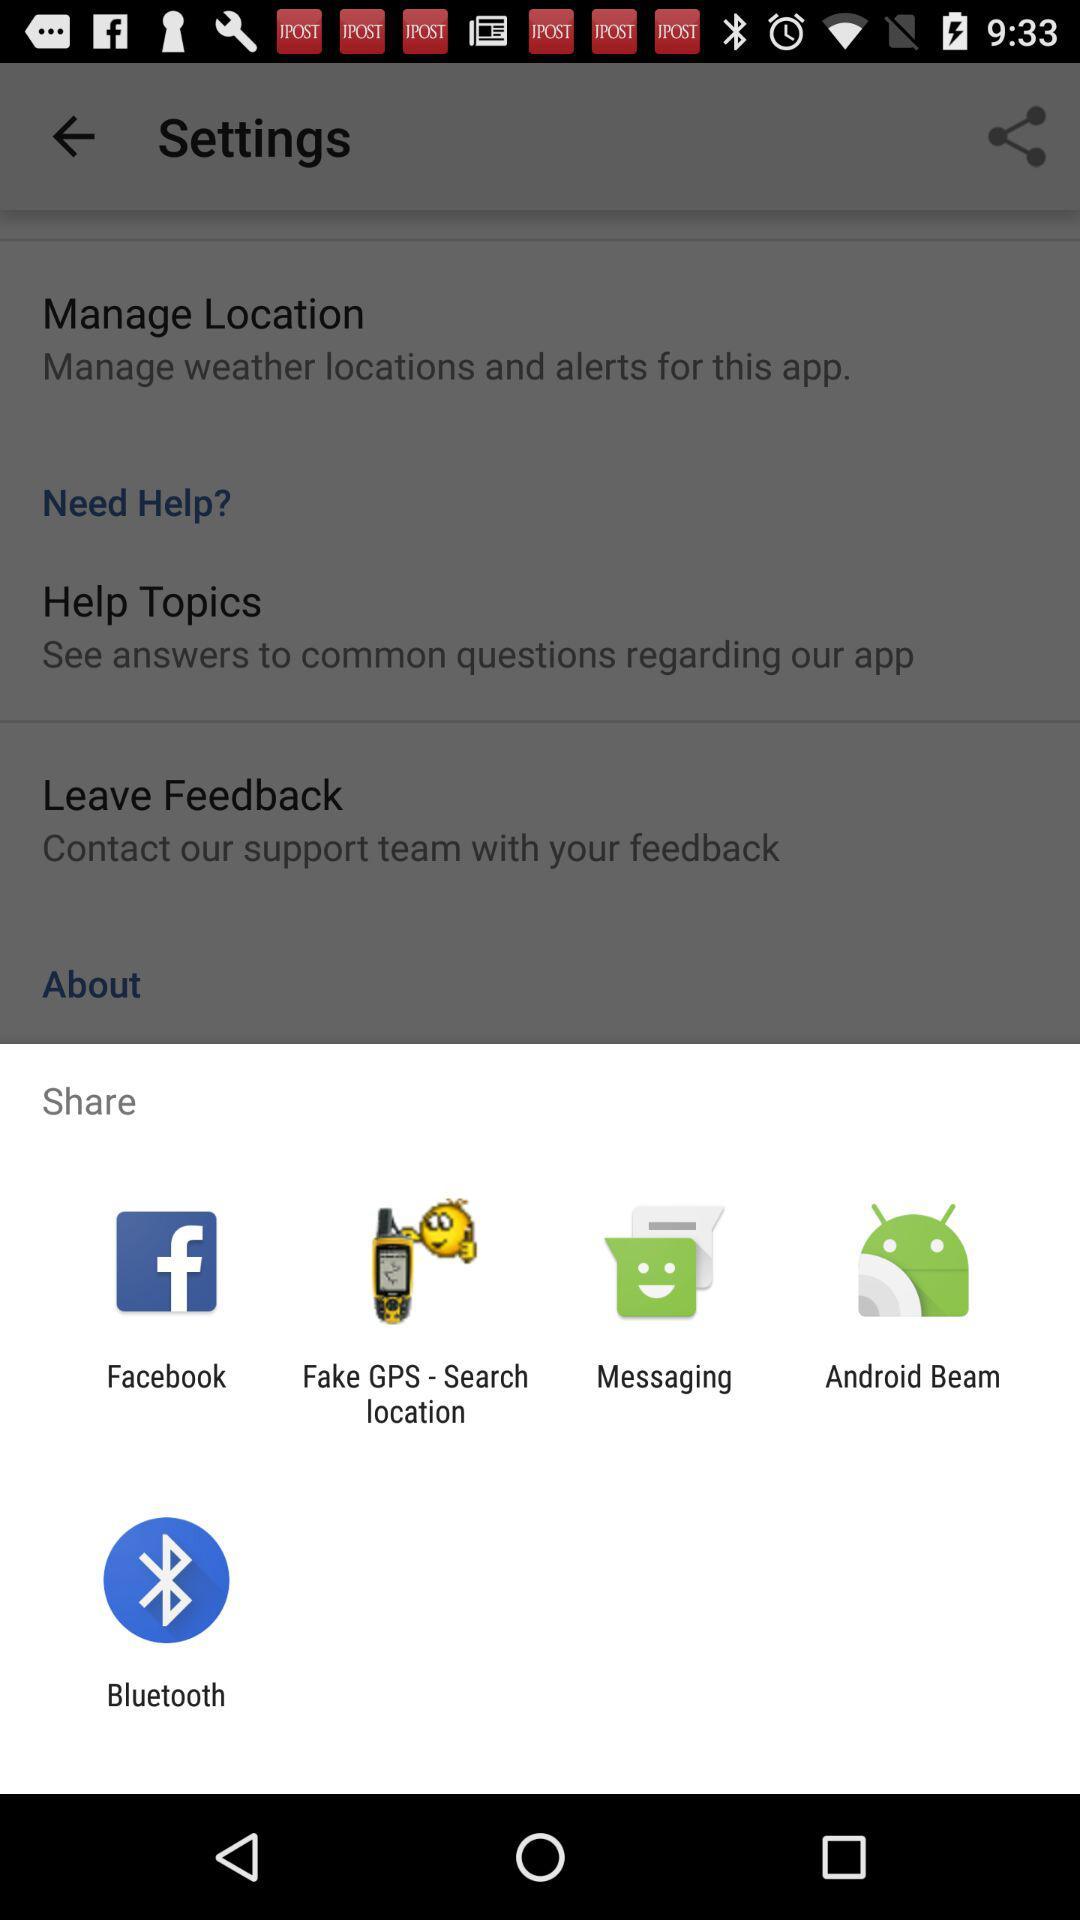  What do you see at coordinates (913, 1392) in the screenshot?
I see `the android beam item` at bounding box center [913, 1392].